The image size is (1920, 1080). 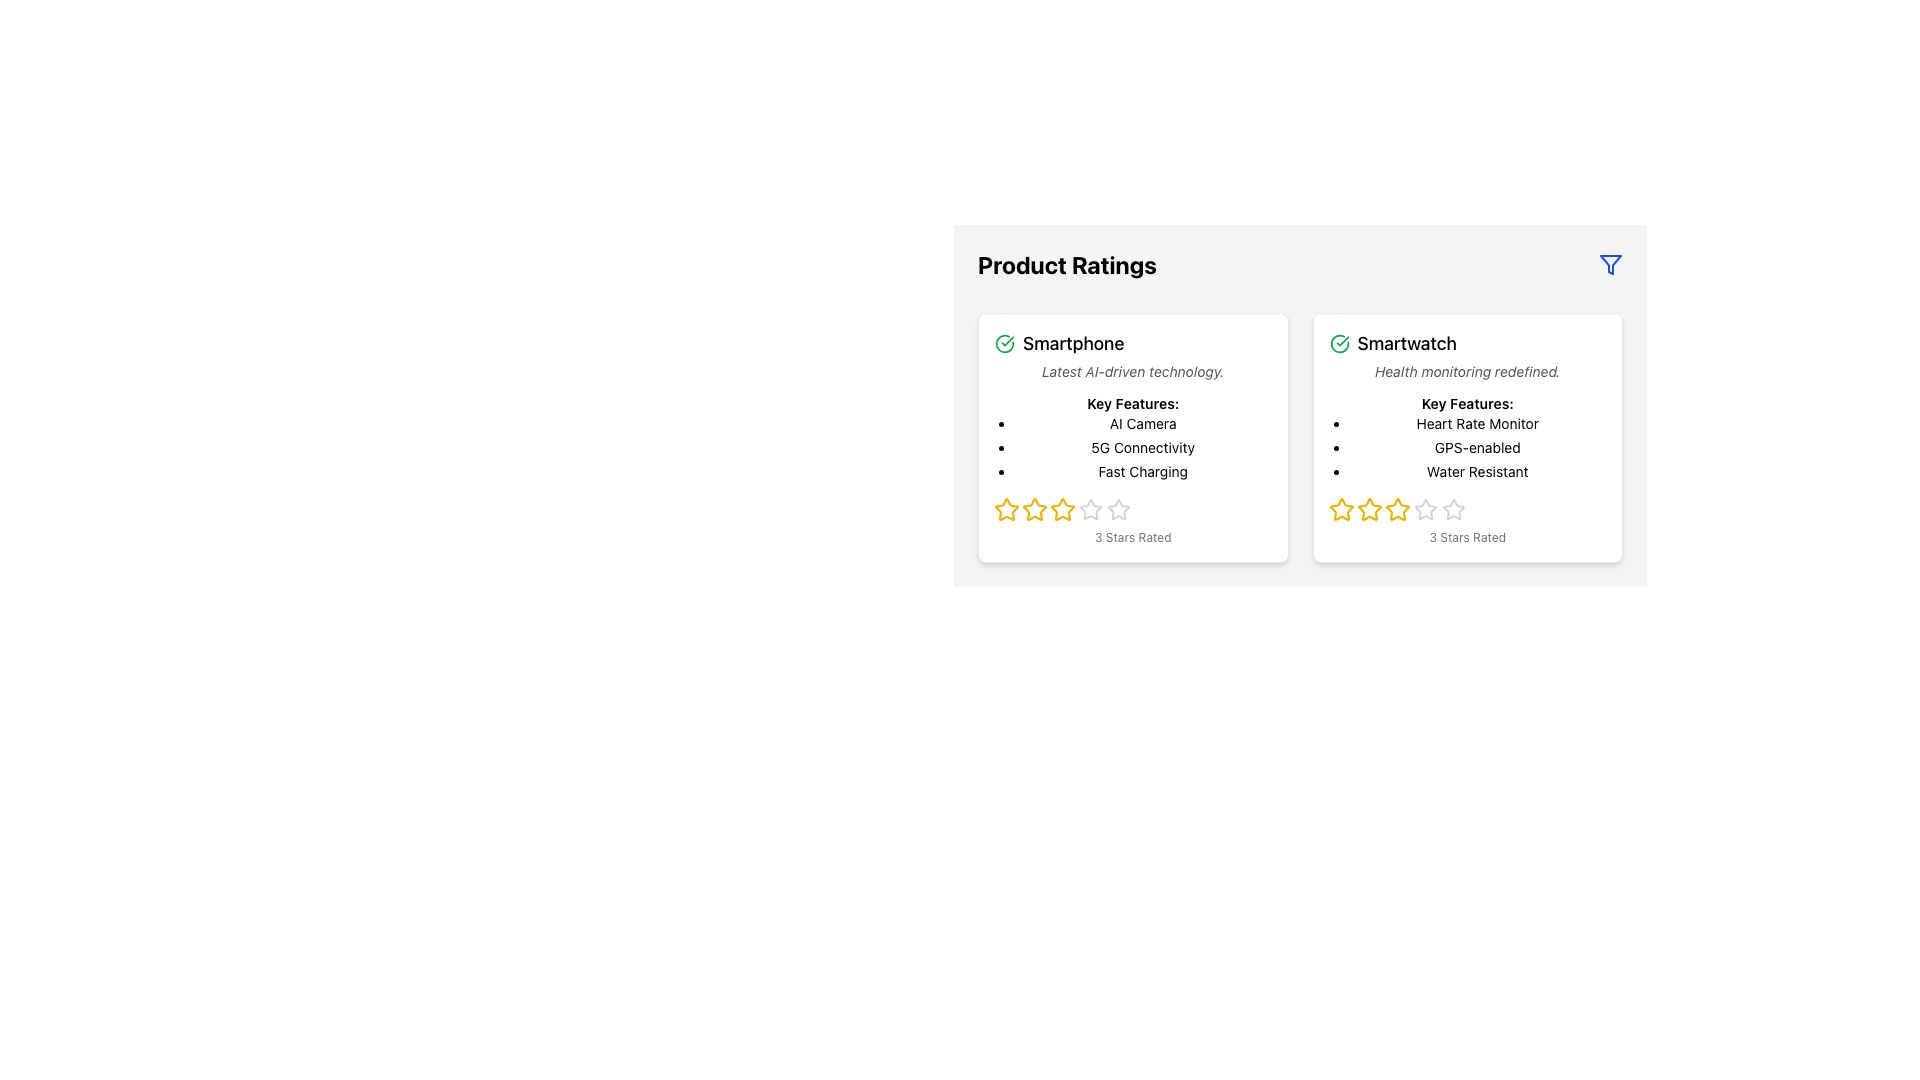 I want to click on the displayed rating by interacting with the row of star icons in the Rating component located at the bottom of the 'Smartphone' card, so click(x=1133, y=508).